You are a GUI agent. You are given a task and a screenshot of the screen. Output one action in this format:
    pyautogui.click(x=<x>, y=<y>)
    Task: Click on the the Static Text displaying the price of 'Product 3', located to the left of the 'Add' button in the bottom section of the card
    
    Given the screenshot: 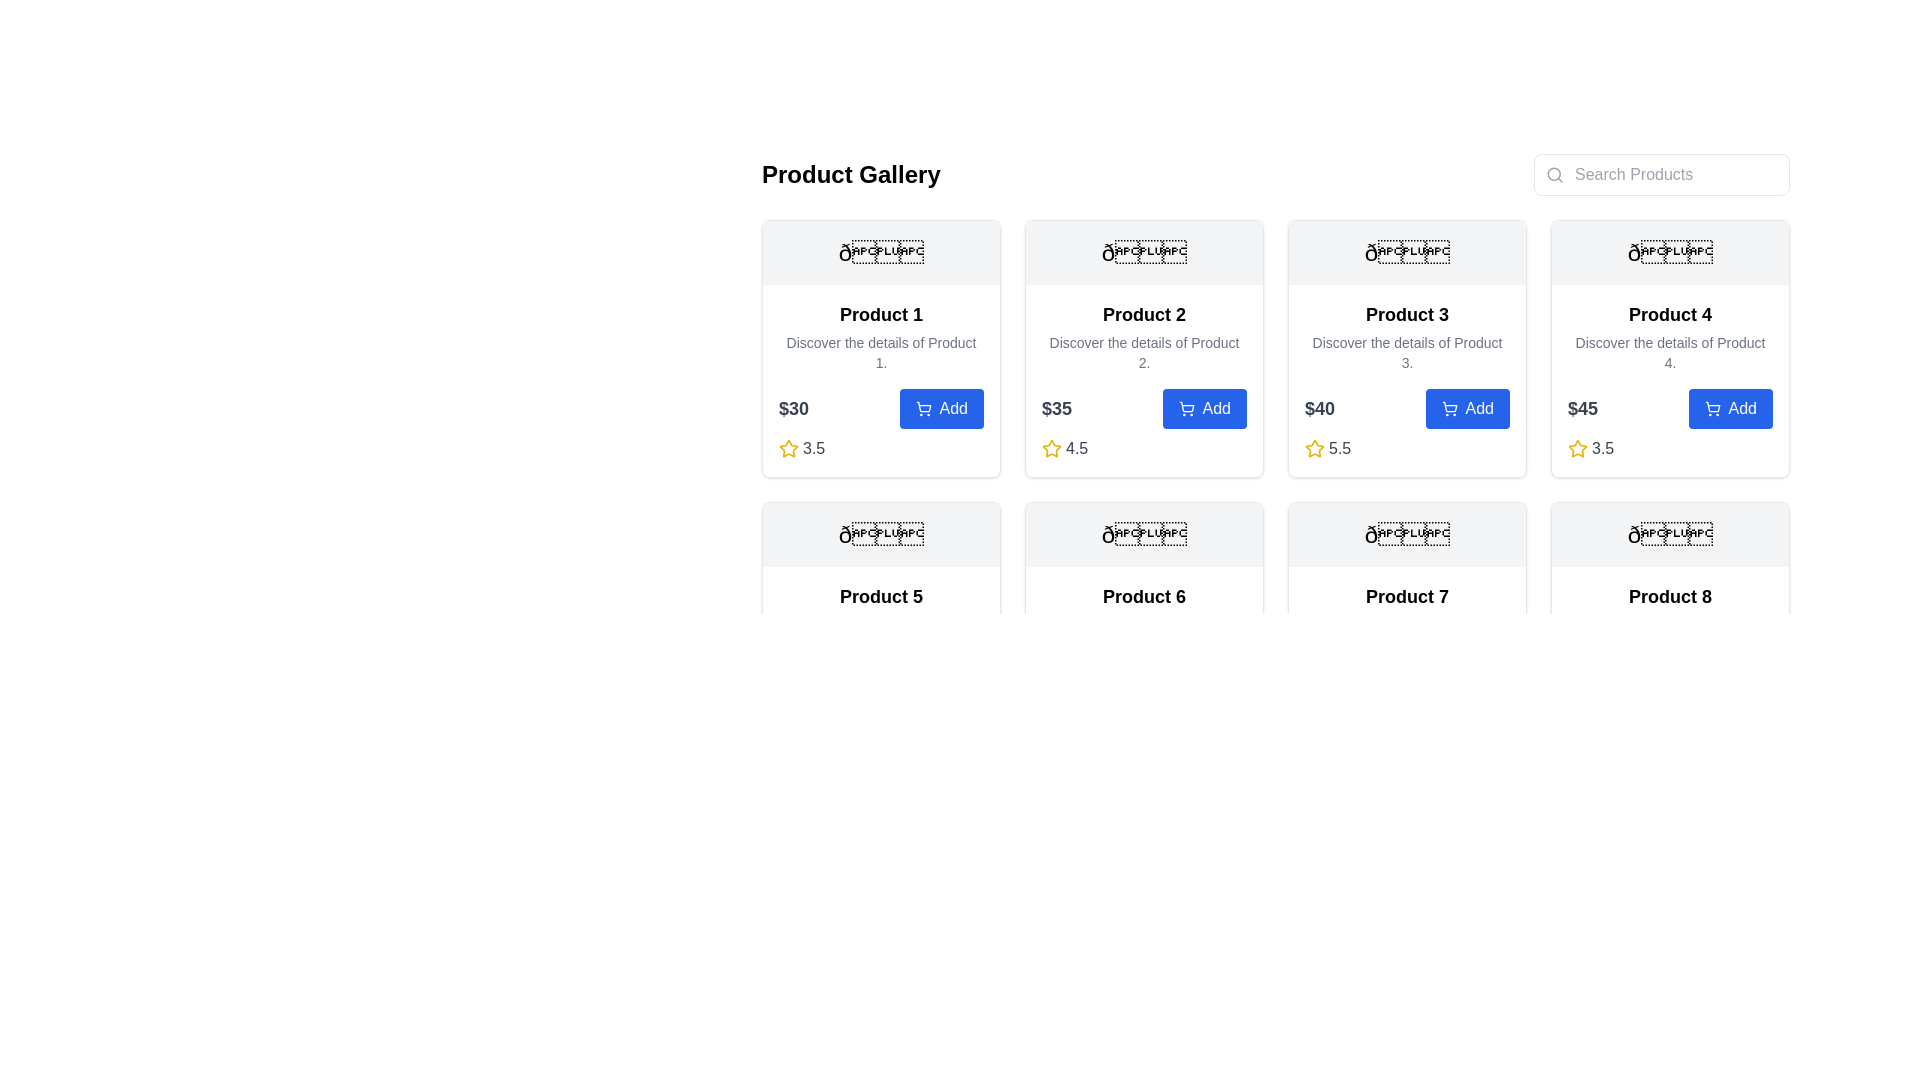 What is the action you would take?
    pyautogui.click(x=1320, y=407)
    